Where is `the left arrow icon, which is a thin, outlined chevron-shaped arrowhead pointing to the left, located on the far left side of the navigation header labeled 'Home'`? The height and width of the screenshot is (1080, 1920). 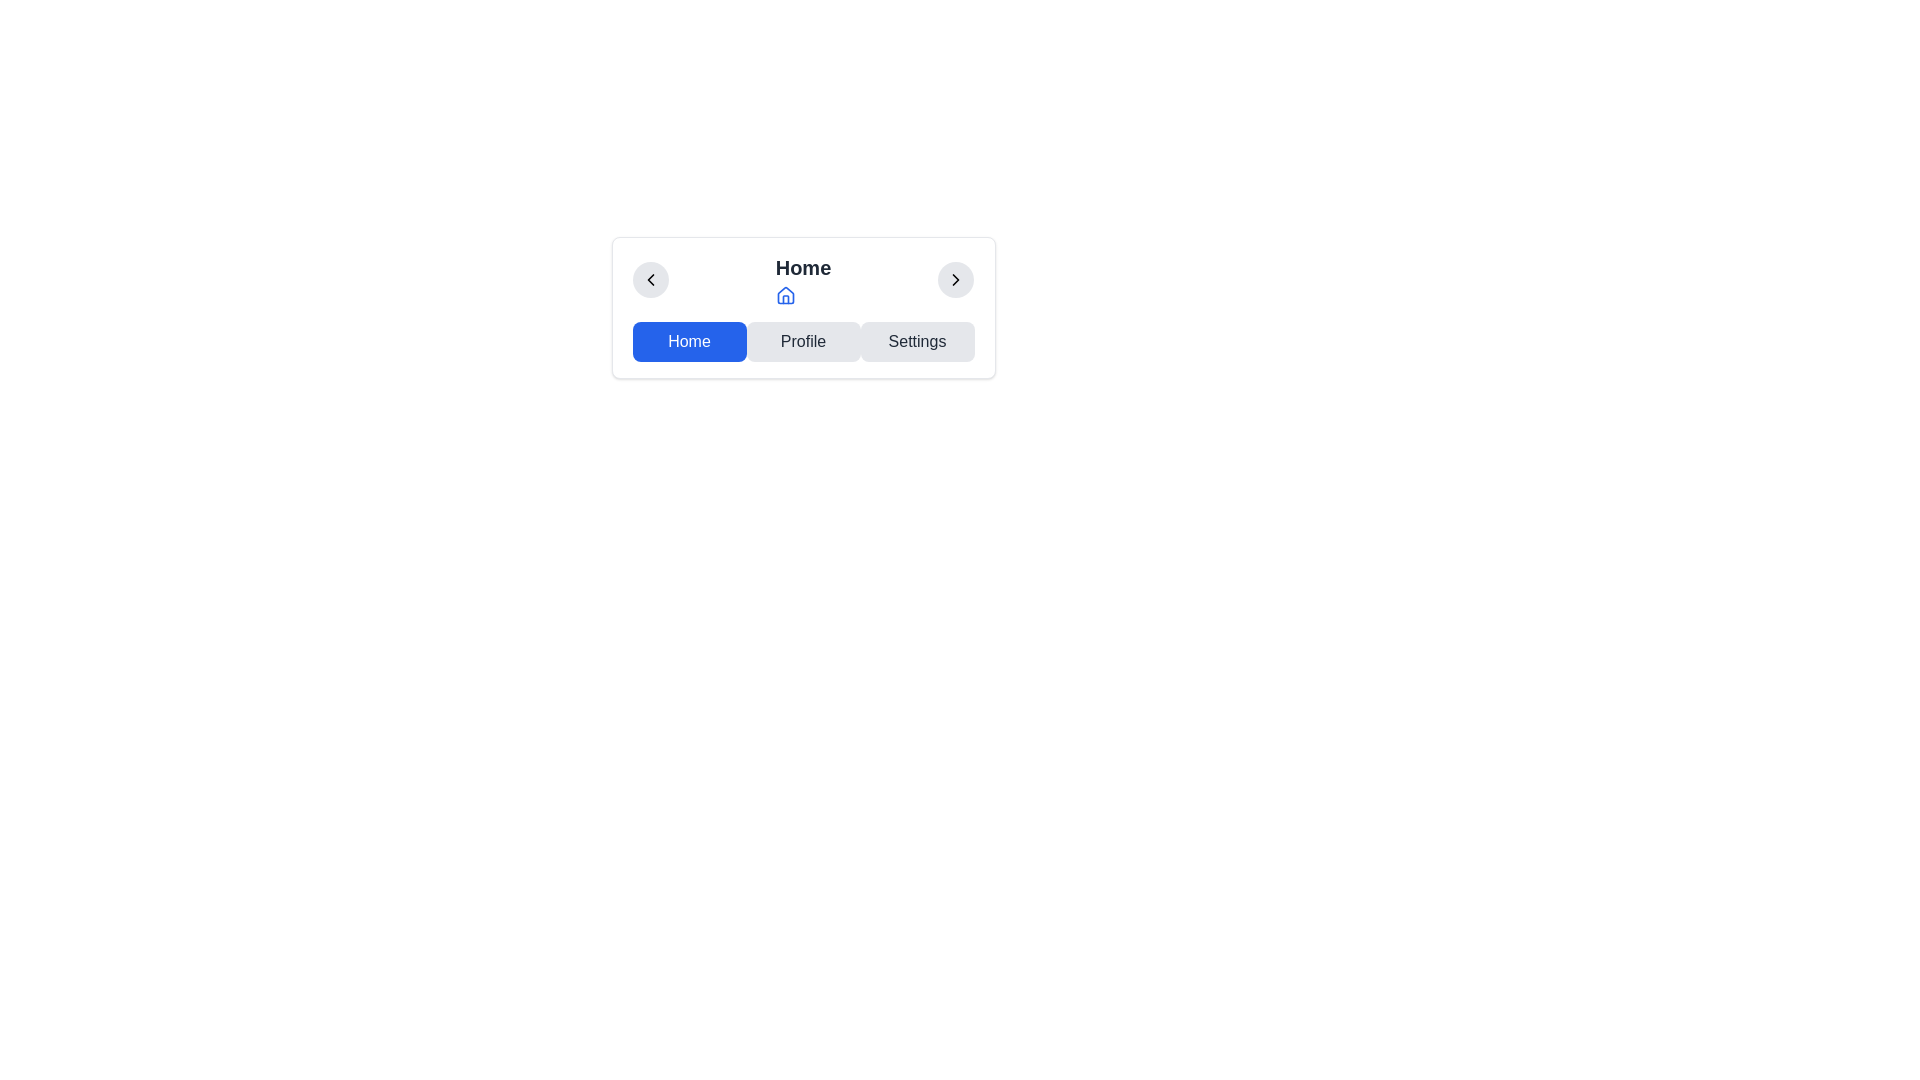
the left arrow icon, which is a thin, outlined chevron-shaped arrowhead pointing to the left, located on the far left side of the navigation header labeled 'Home' is located at coordinates (650, 280).